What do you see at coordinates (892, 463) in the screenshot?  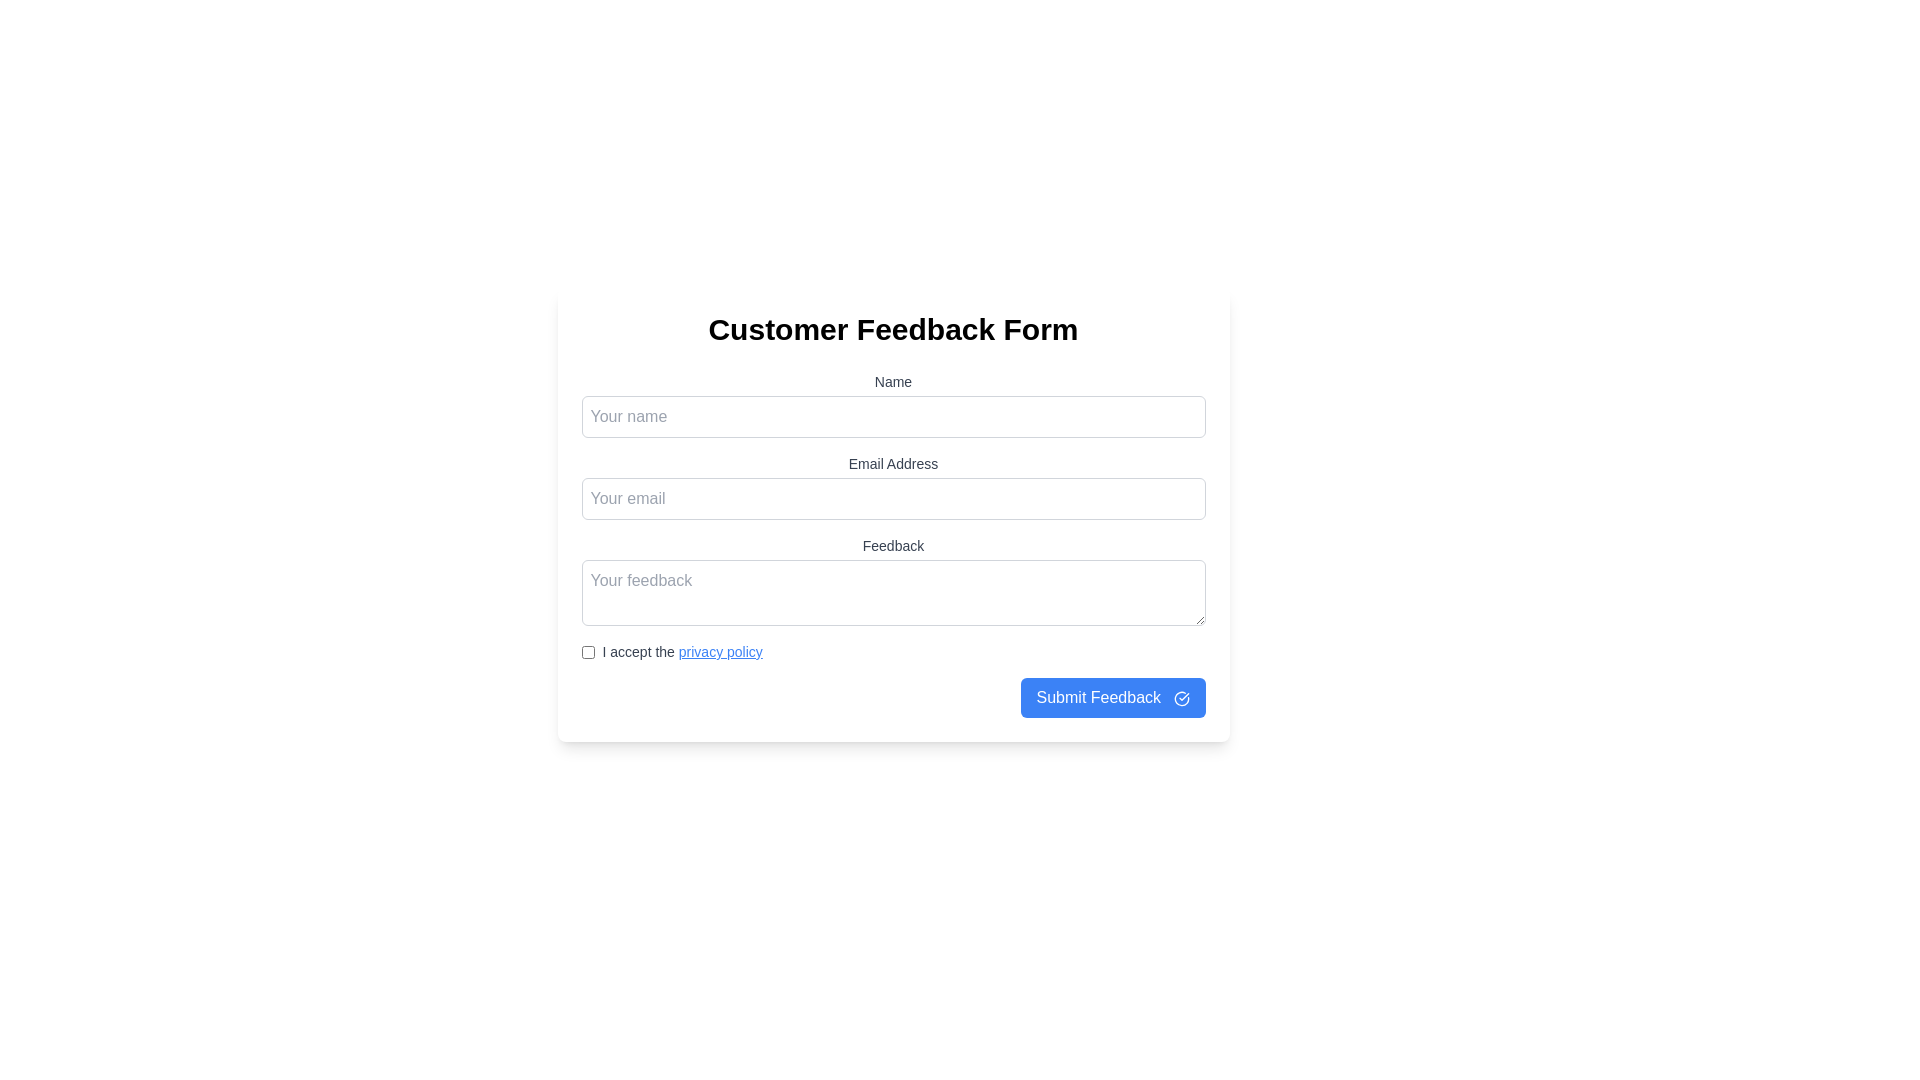 I see `the labeled input field by moving the cursor to the center of the email input label` at bounding box center [892, 463].